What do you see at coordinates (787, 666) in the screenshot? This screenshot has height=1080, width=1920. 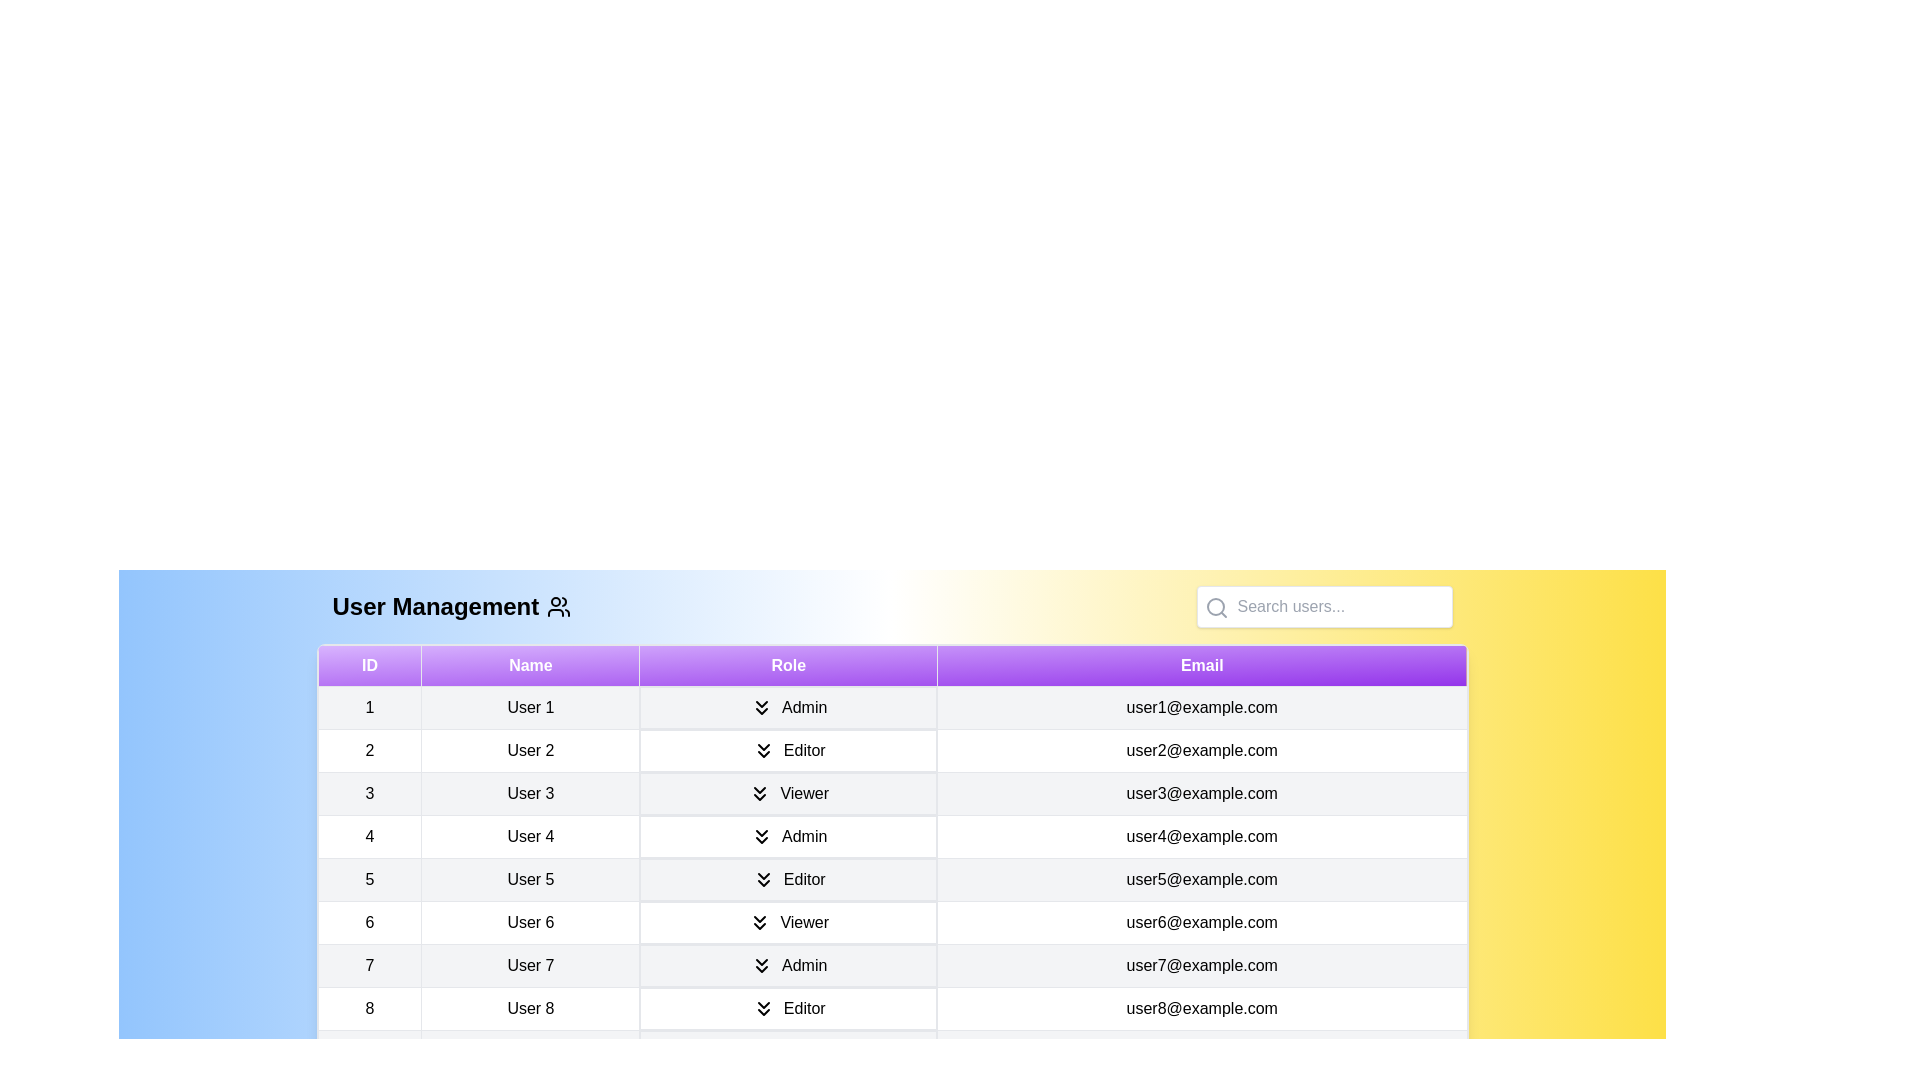 I see `the column header Role to interact with it` at bounding box center [787, 666].